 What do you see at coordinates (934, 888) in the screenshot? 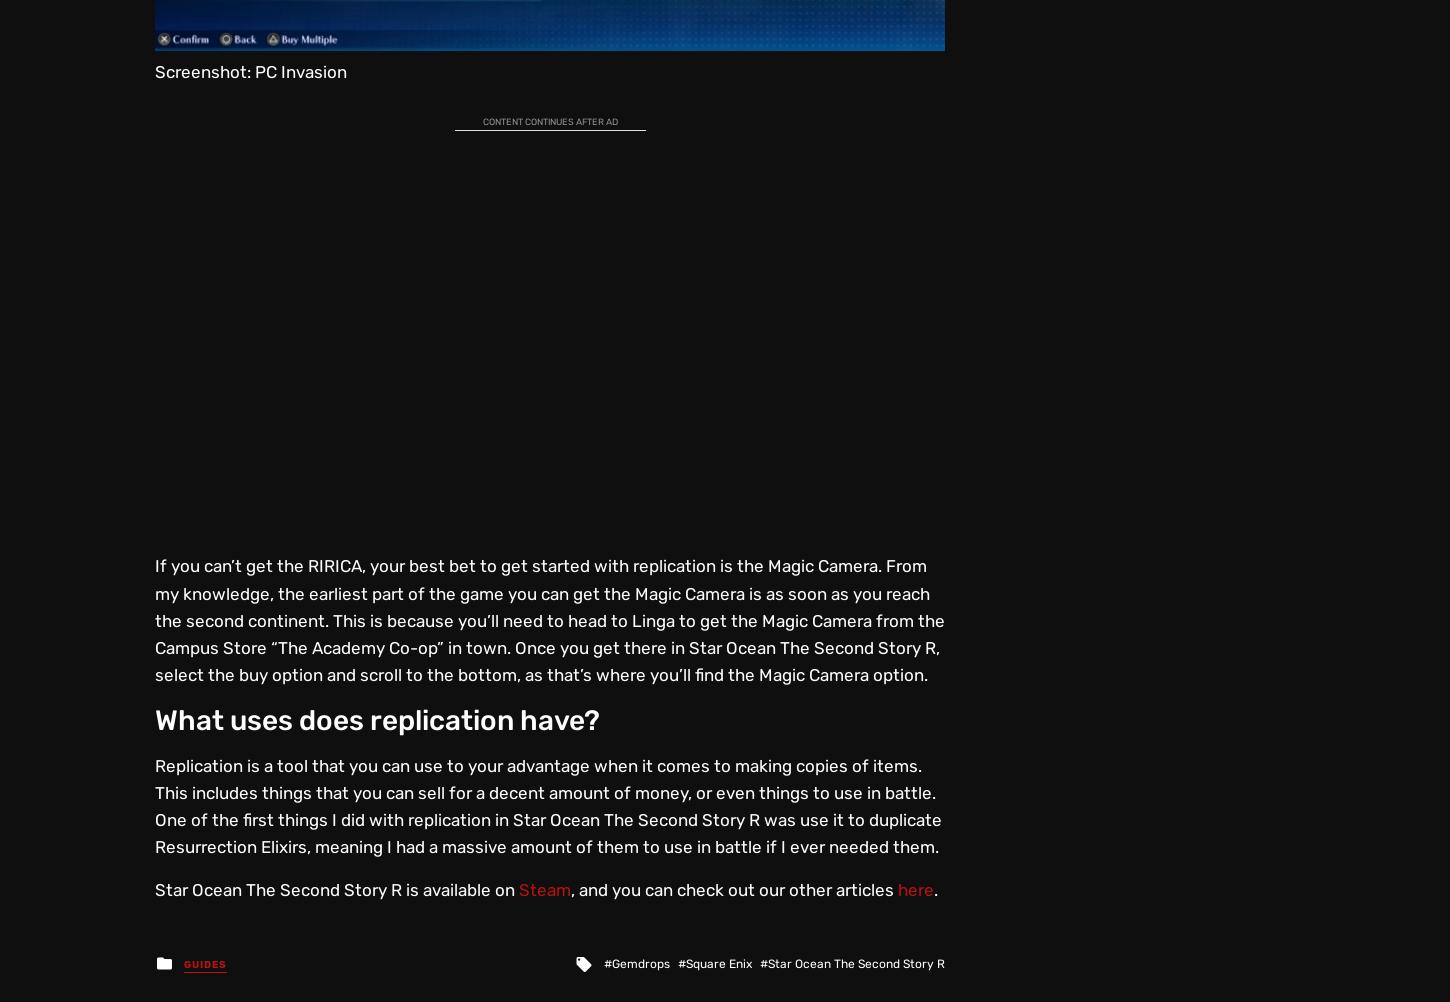
I see `'.'` at bounding box center [934, 888].